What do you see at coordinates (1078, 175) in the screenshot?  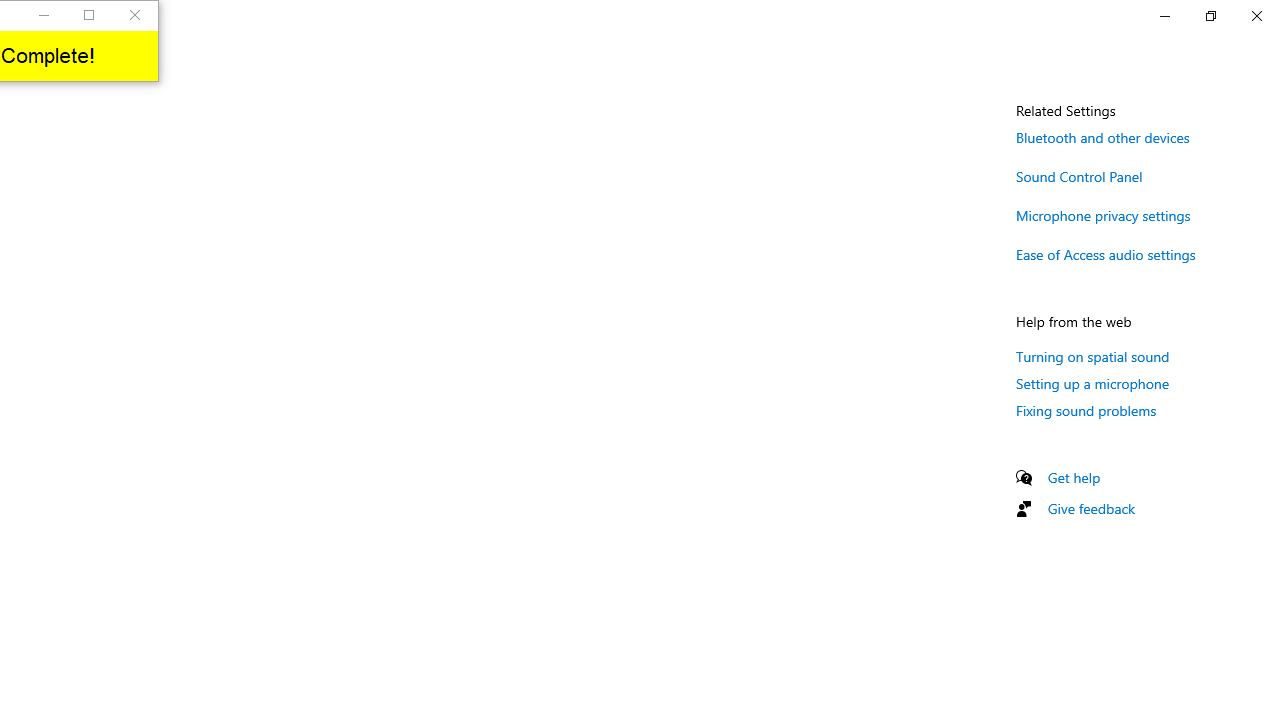 I see `'Sound Control Panel'` at bounding box center [1078, 175].